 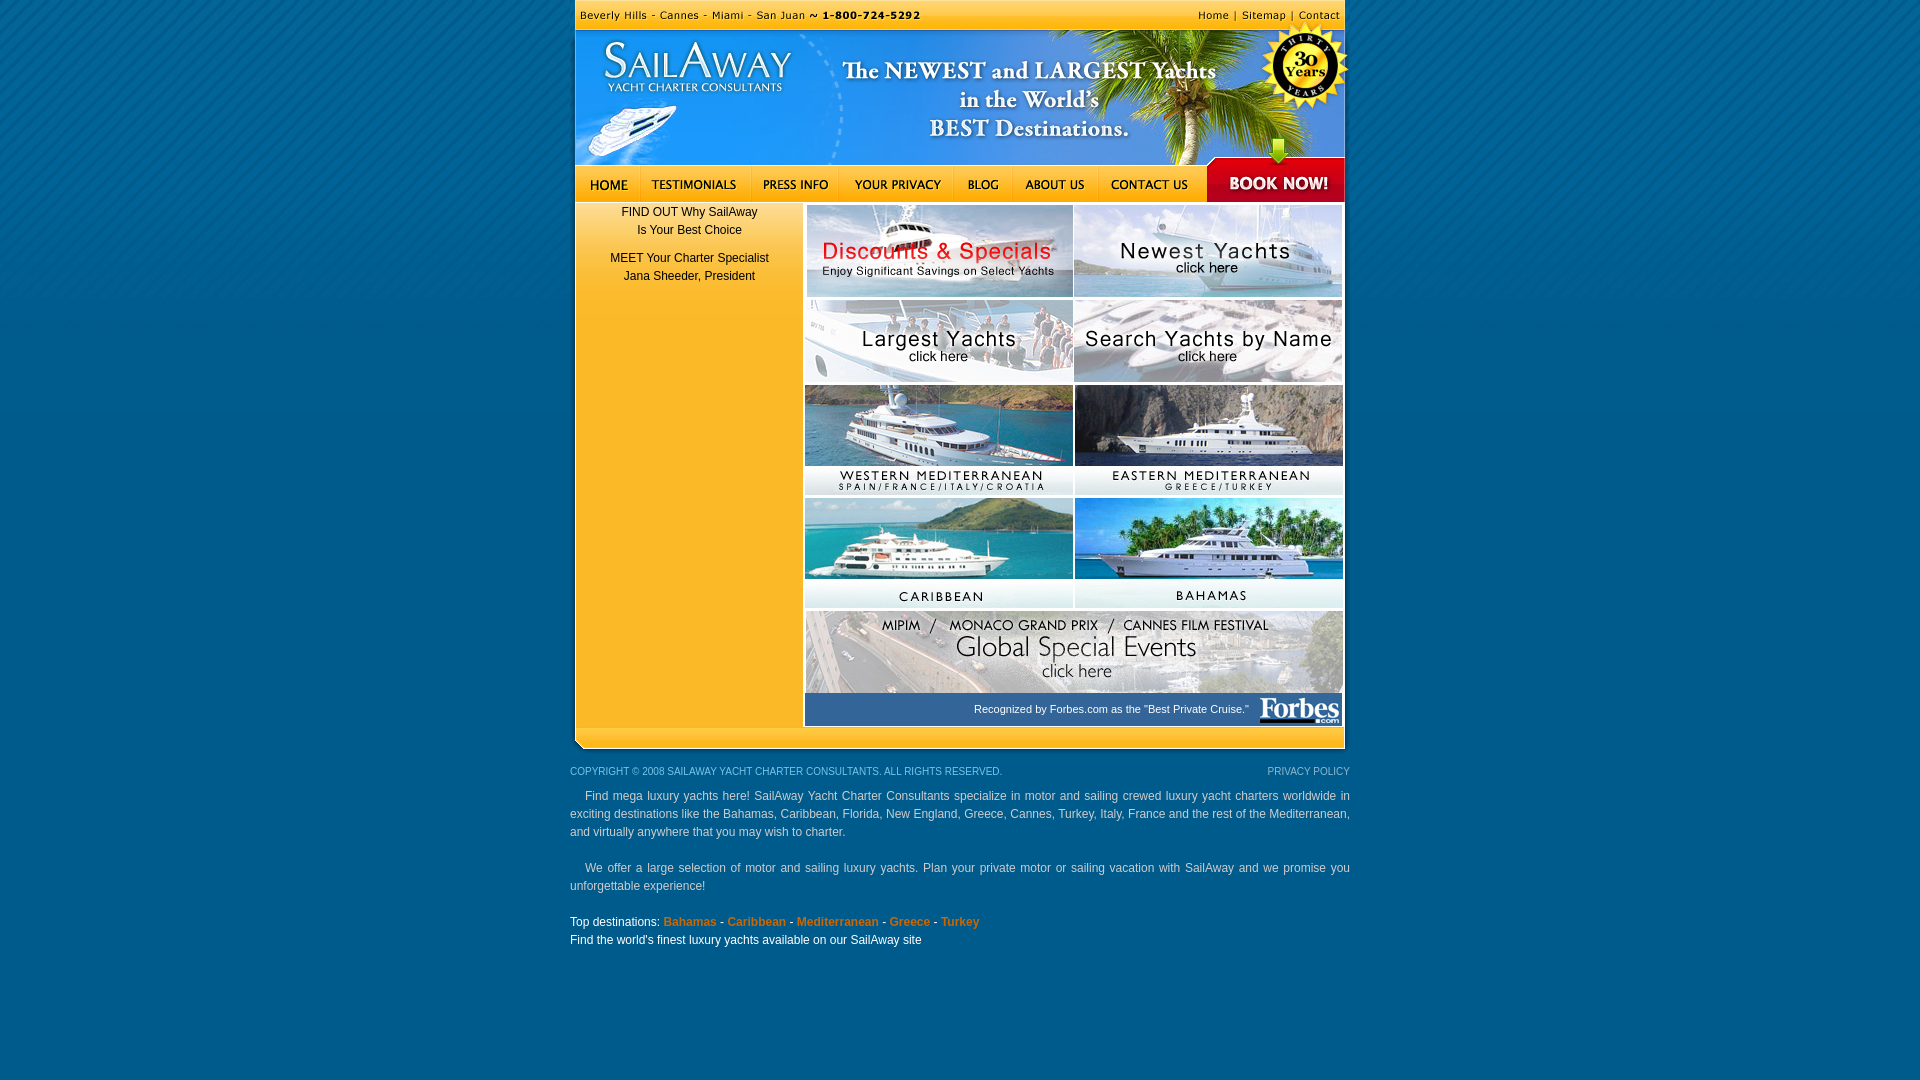 What do you see at coordinates (1152, 184) in the screenshot?
I see `'Contact Us'` at bounding box center [1152, 184].